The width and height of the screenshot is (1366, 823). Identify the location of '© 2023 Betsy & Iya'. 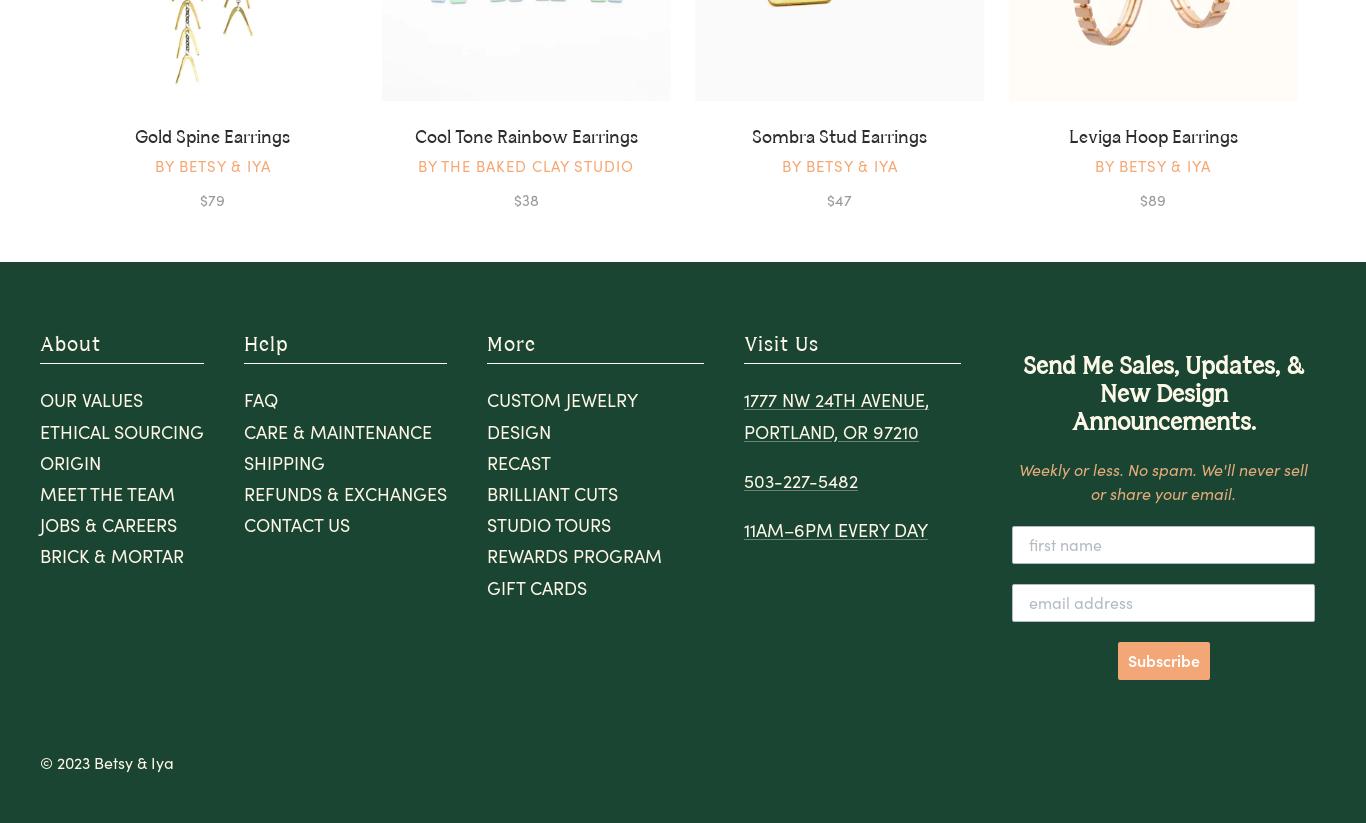
(106, 760).